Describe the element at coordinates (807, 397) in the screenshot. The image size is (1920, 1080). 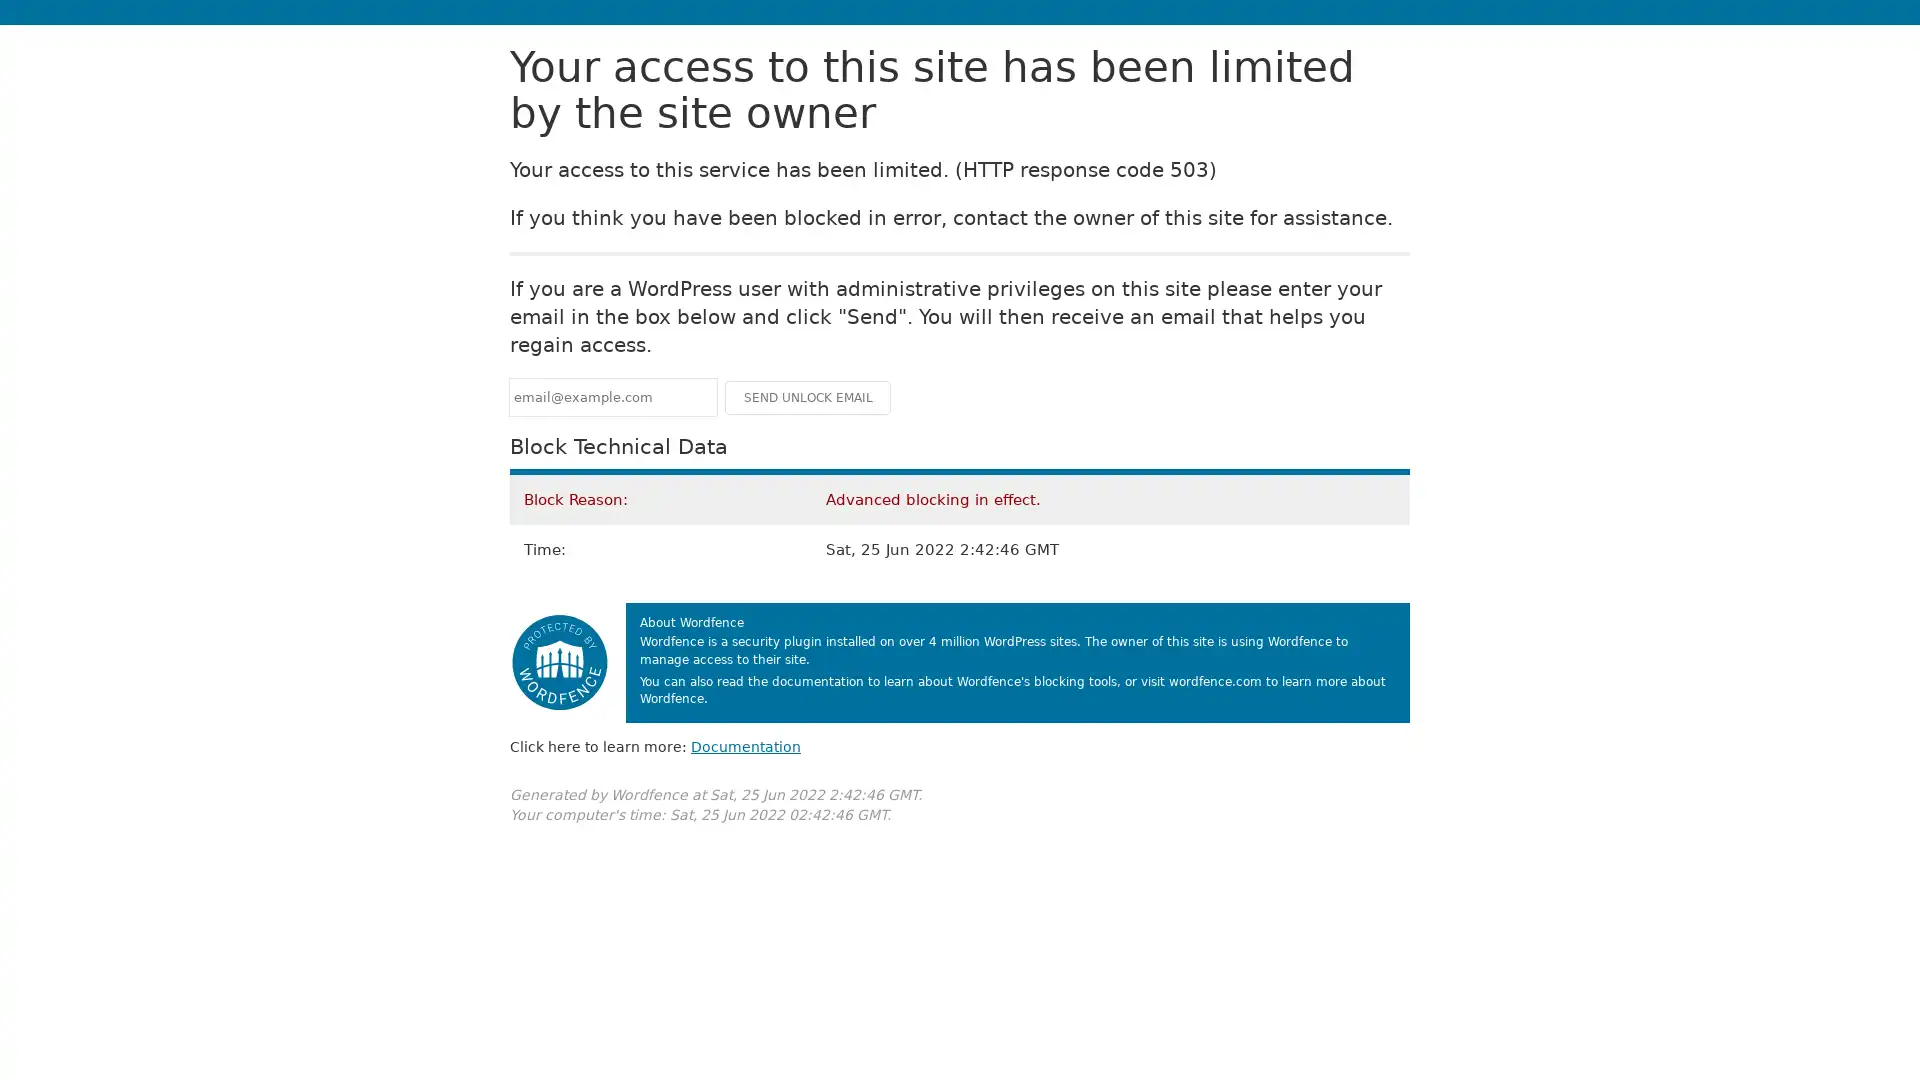
I see `Send Unlock Email` at that location.